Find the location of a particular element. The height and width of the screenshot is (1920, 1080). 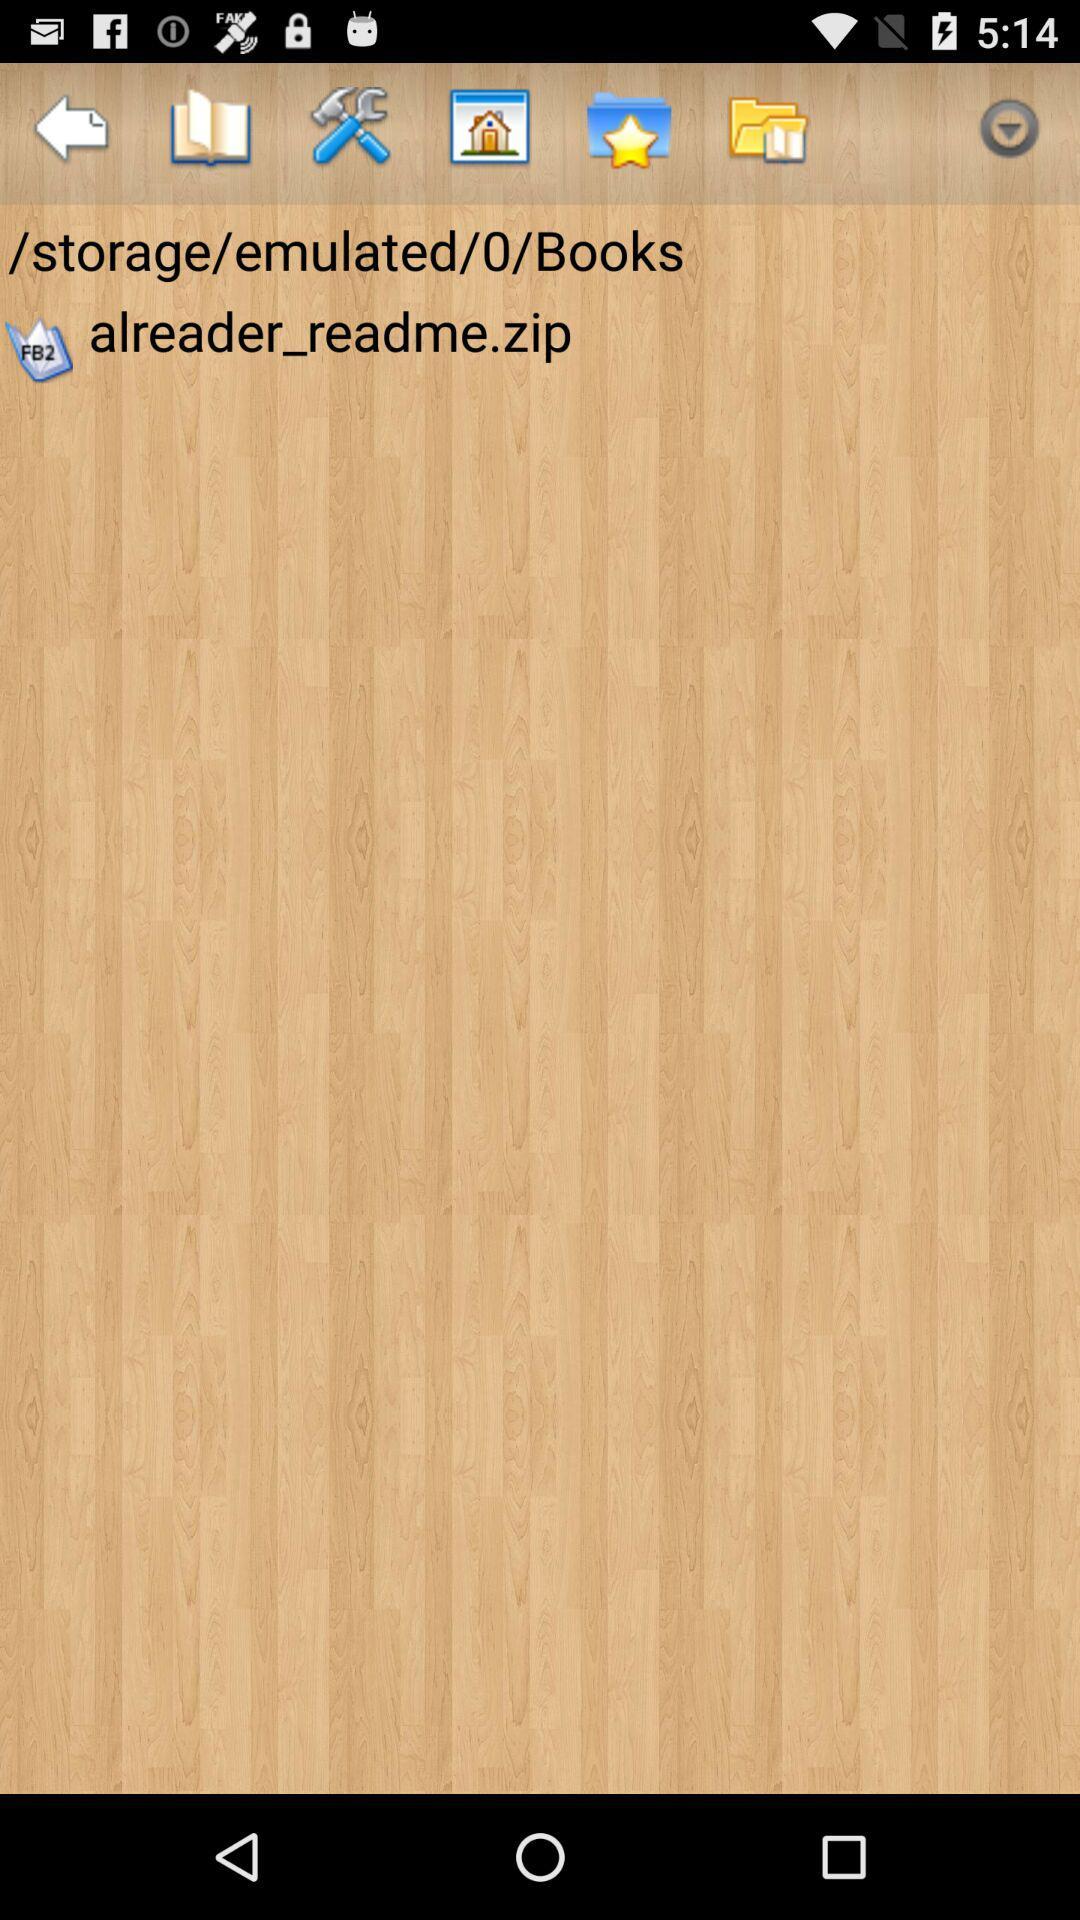

the app above storage emulated 0 is located at coordinates (767, 132).